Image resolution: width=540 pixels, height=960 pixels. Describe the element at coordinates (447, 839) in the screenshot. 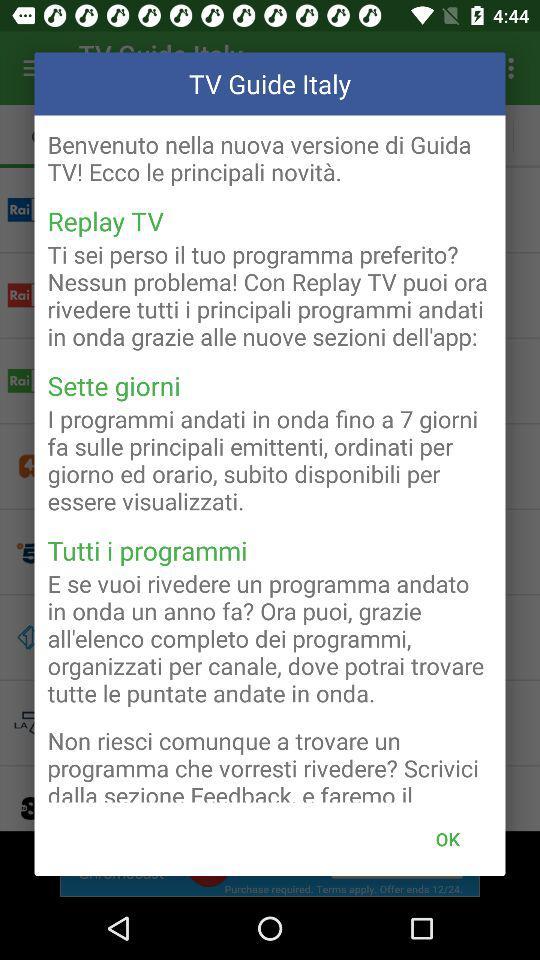

I see `the button at the bottom right corner` at that location.